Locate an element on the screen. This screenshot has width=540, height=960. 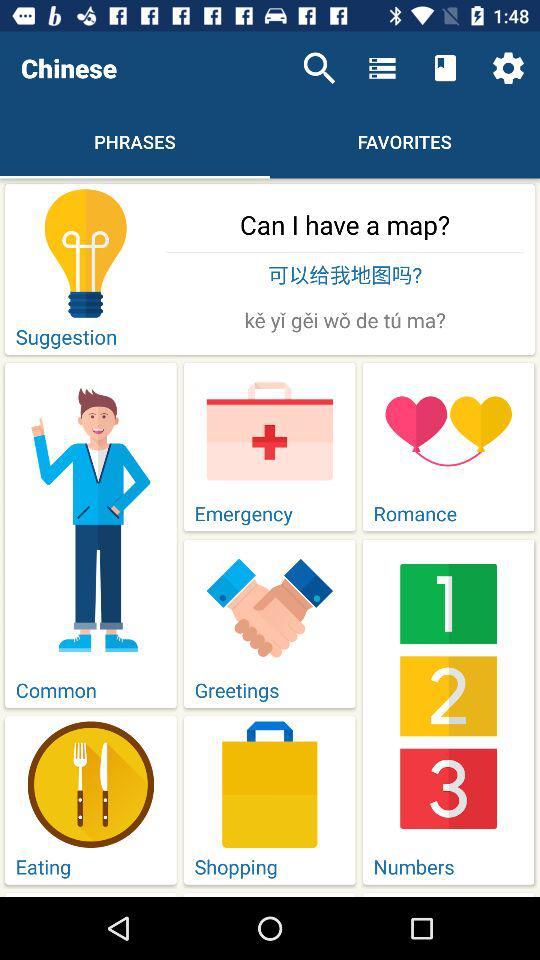
the icon next to chinese is located at coordinates (319, 68).